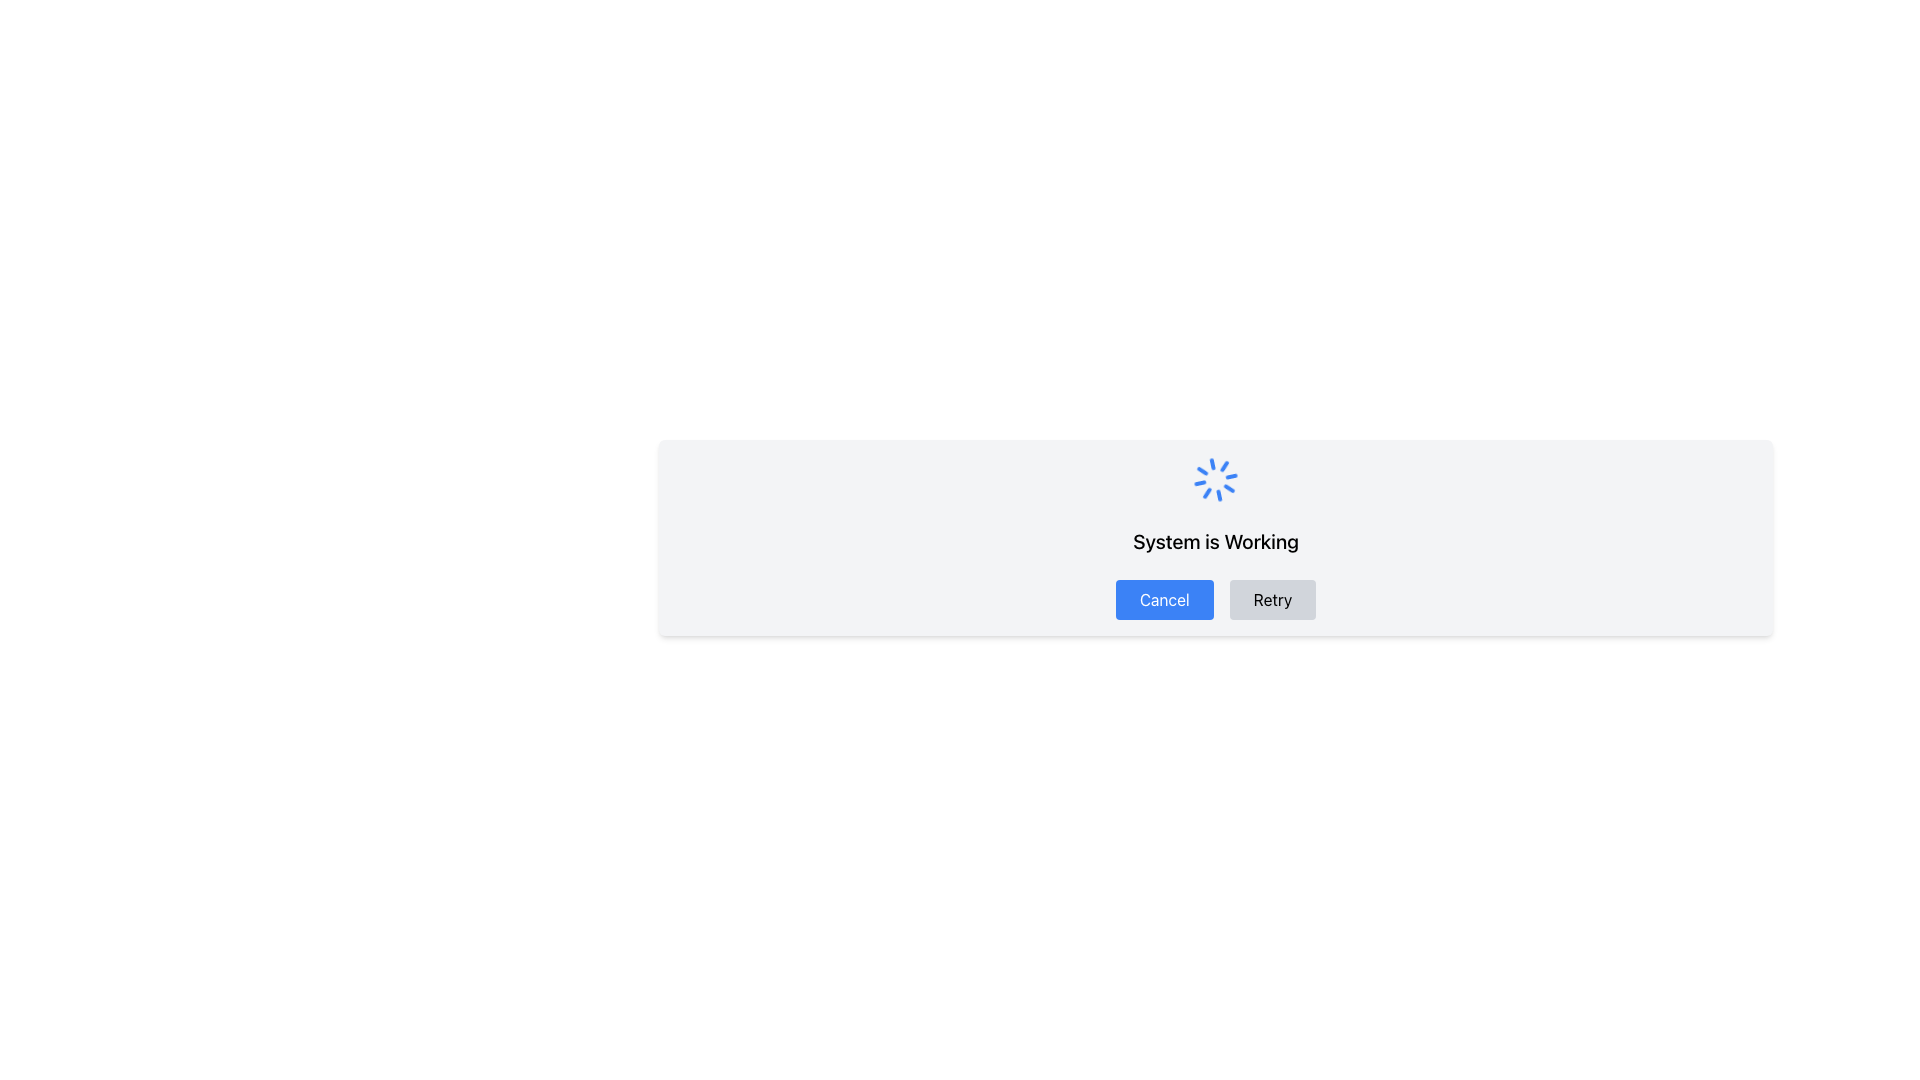 This screenshot has width=1920, height=1080. I want to click on the spinning loader icon, which is a blue radial lines animation located in the upper center of the modal dialog, above the text 'System is Working', so click(1214, 479).